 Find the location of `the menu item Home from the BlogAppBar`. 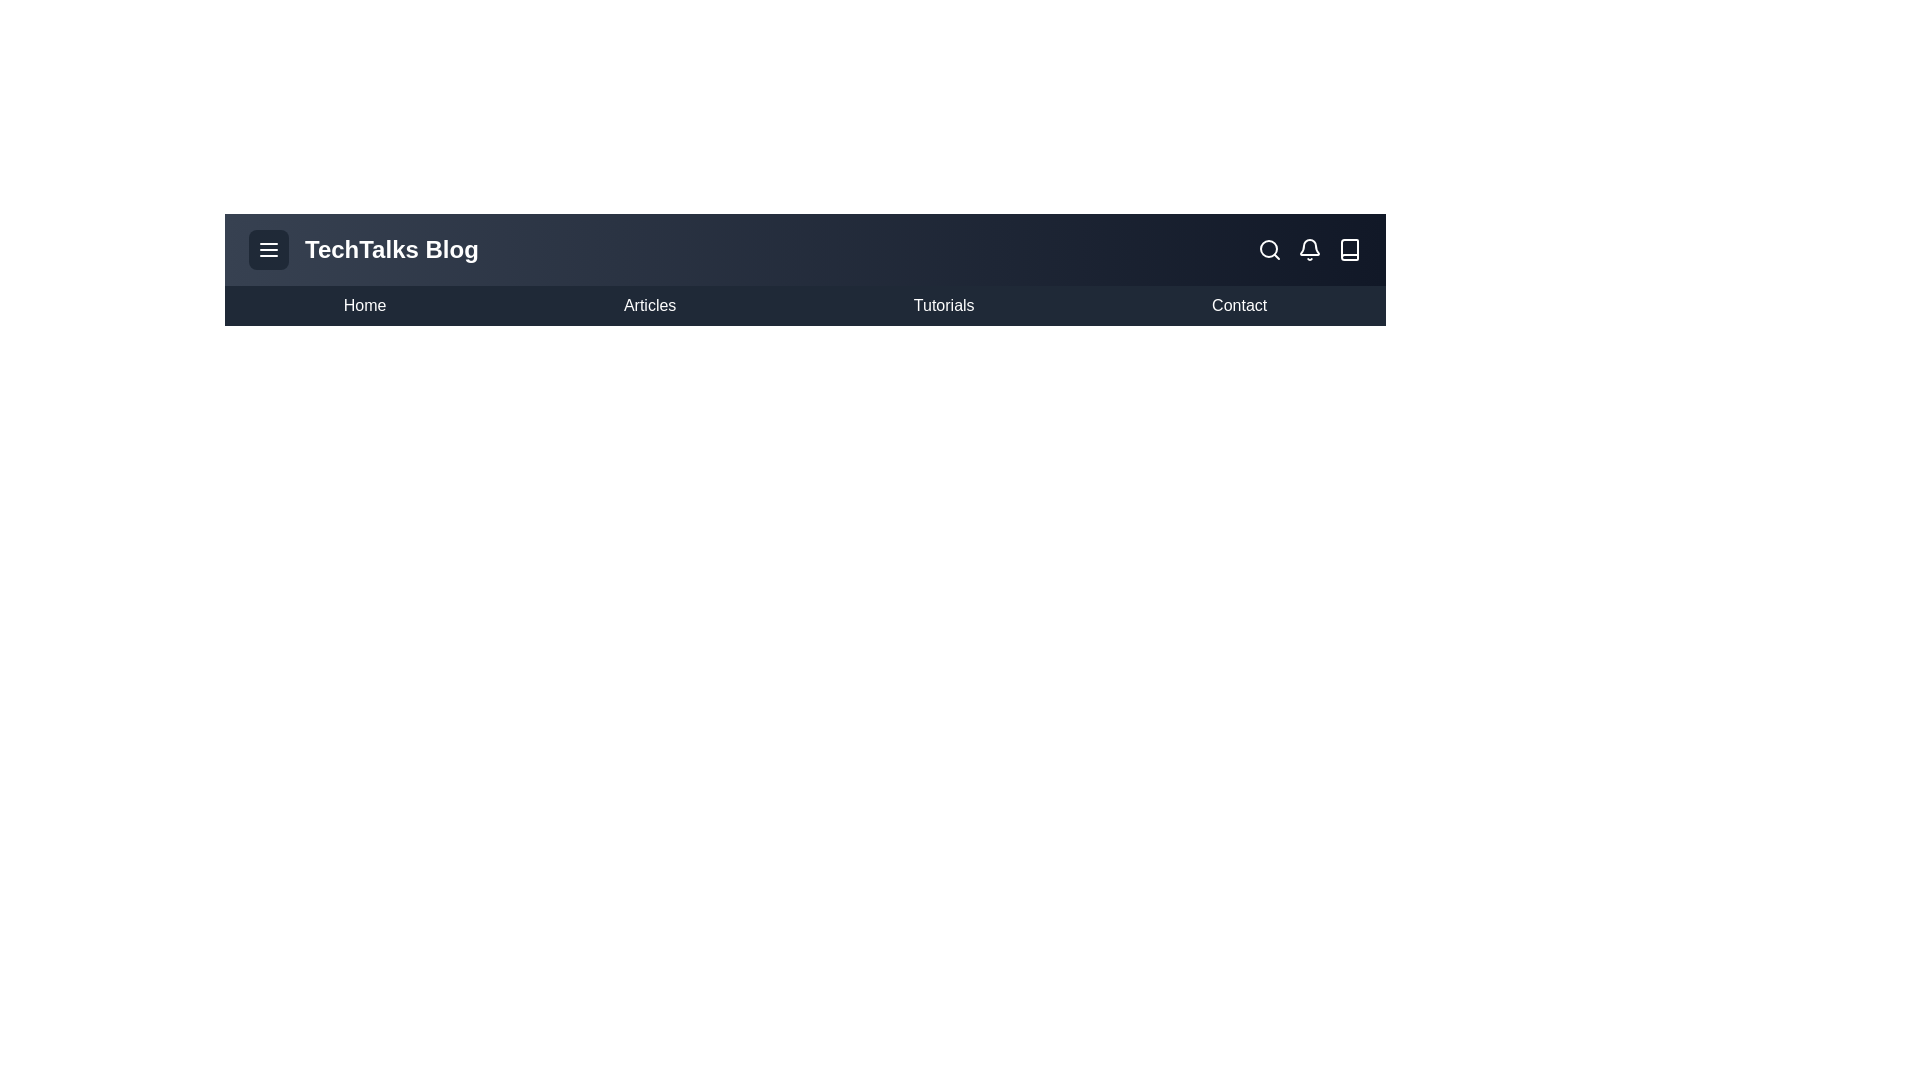

the menu item Home from the BlogAppBar is located at coordinates (364, 305).